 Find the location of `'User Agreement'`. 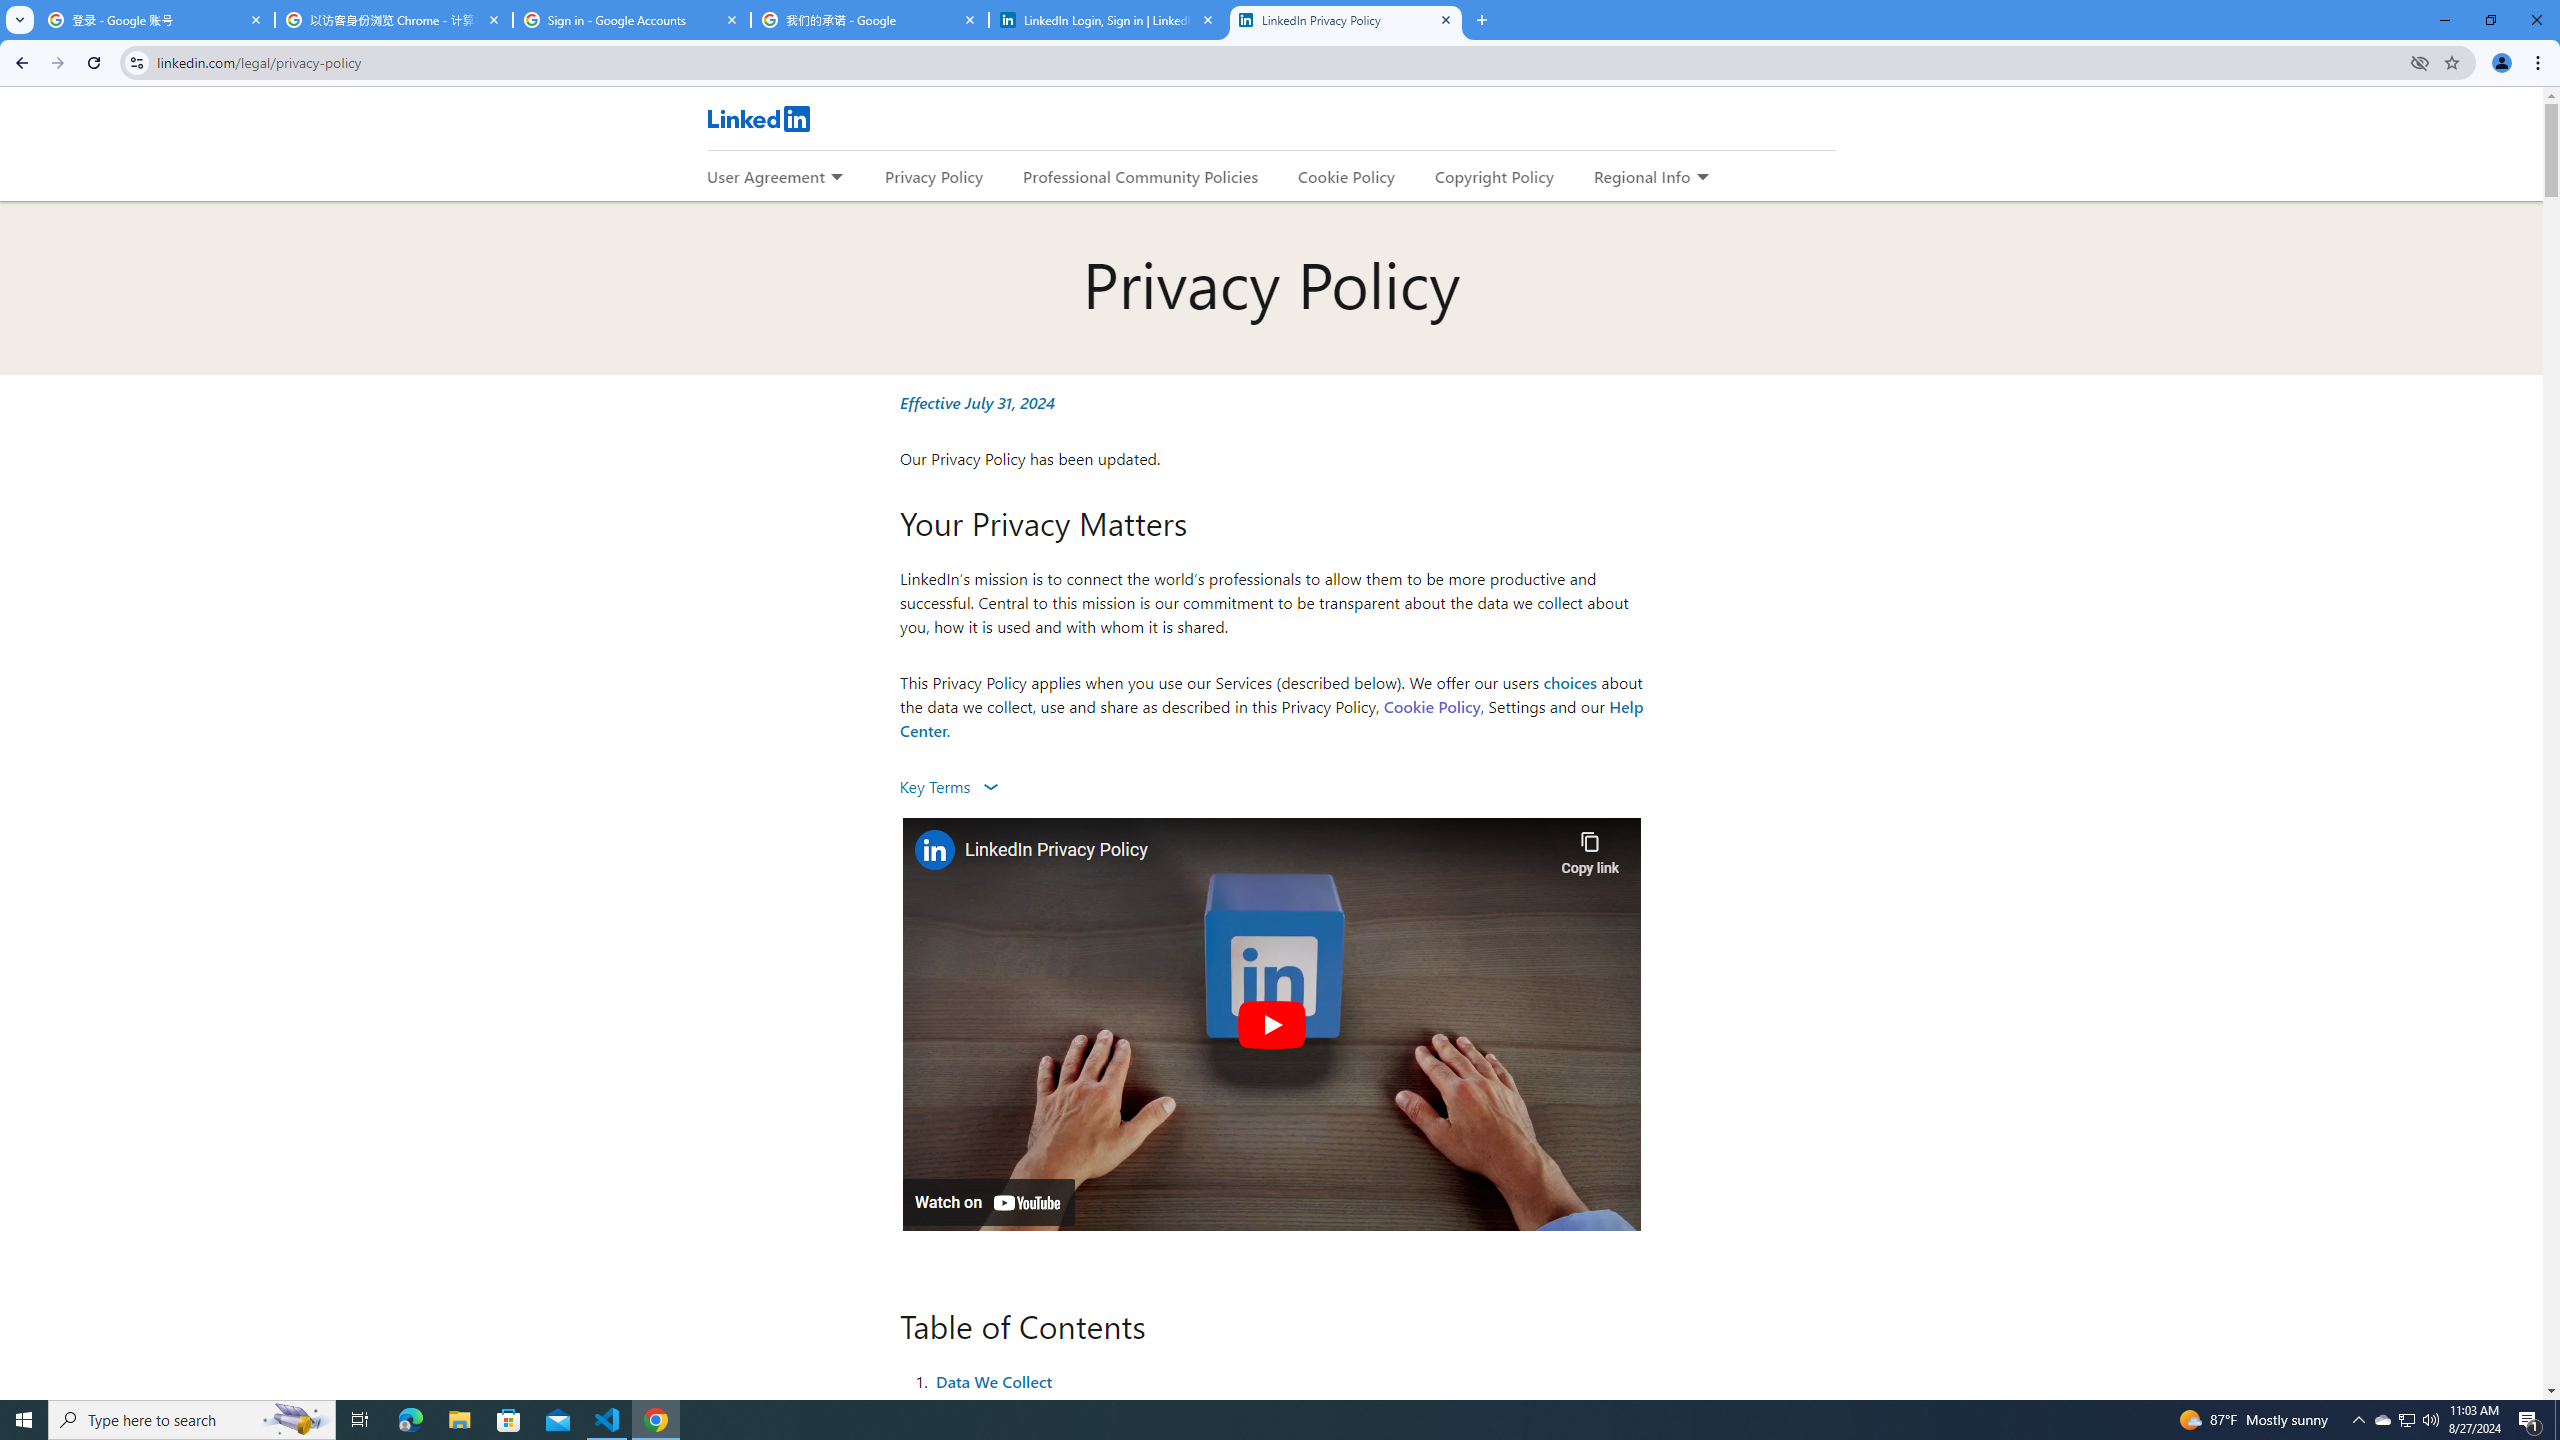

'User Agreement' is located at coordinates (765, 176).